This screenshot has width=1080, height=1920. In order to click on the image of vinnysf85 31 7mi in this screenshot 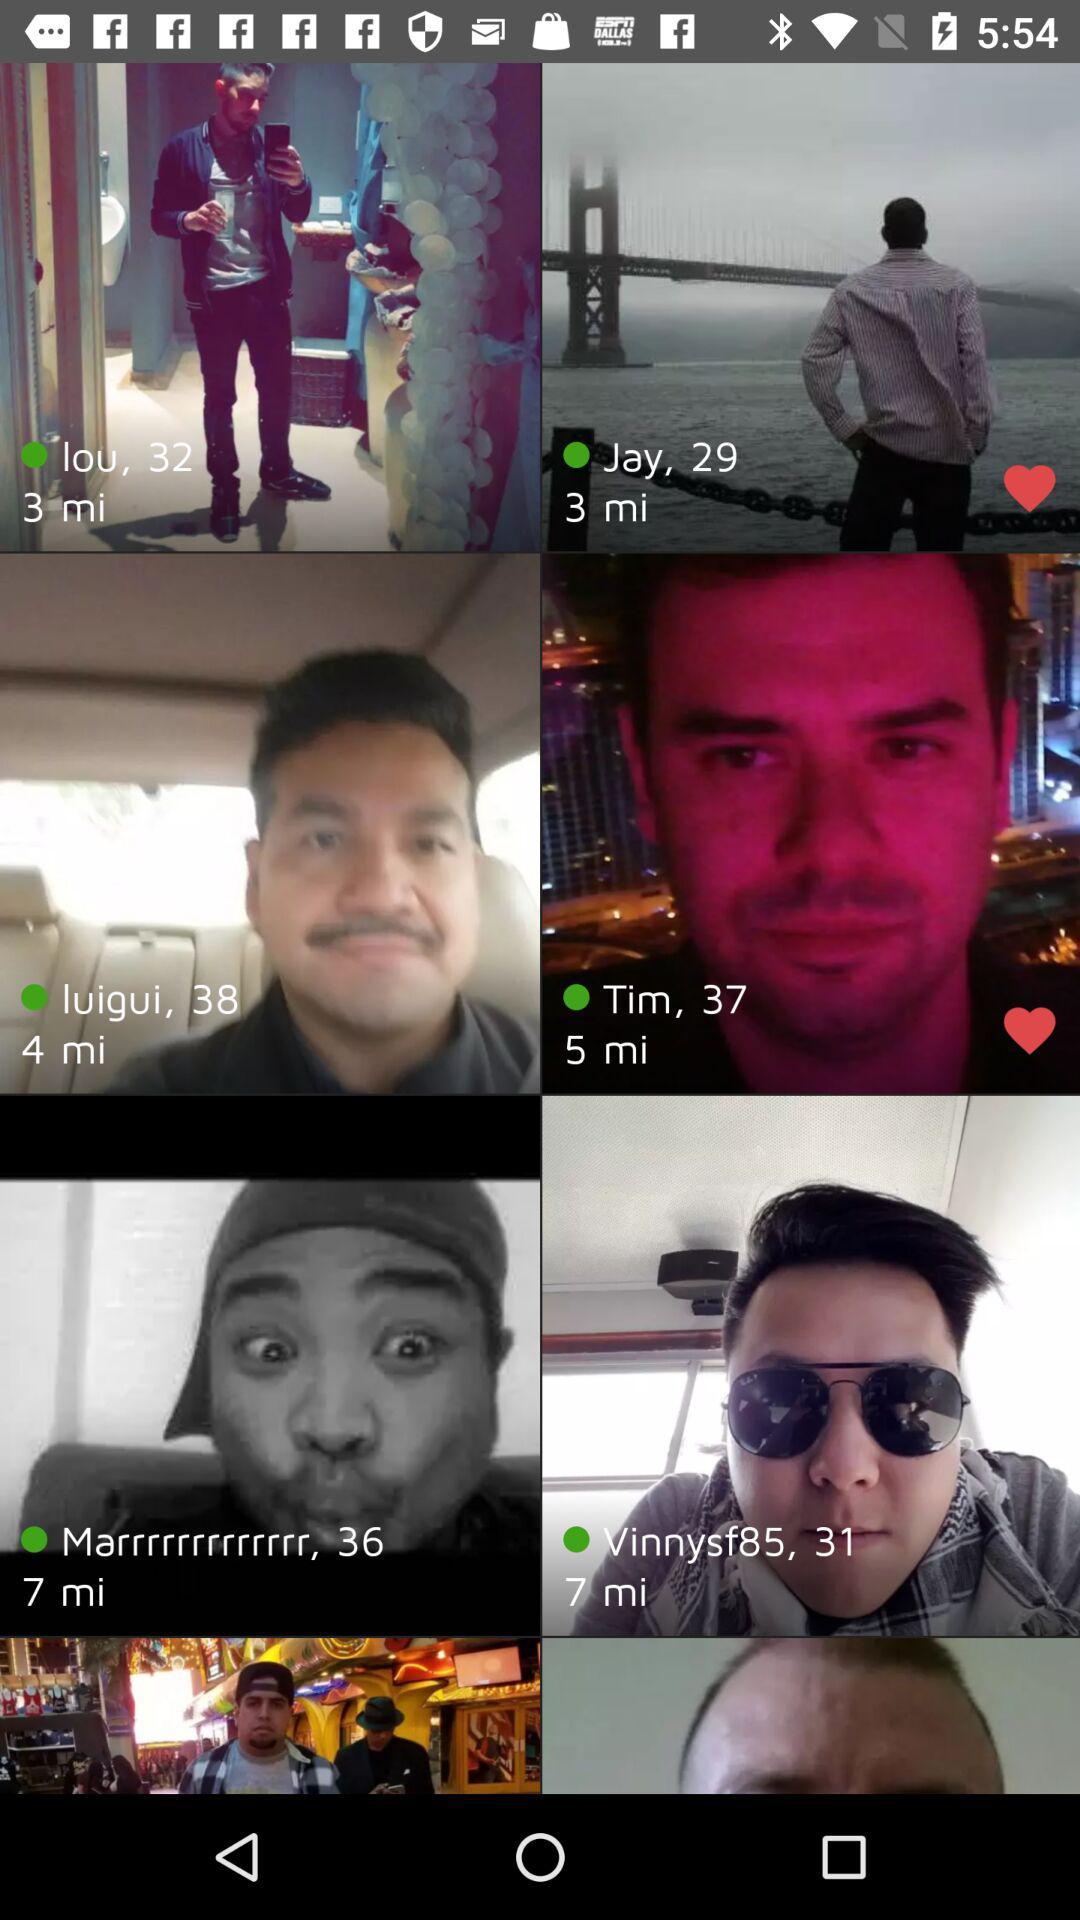, I will do `click(810, 1365)`.